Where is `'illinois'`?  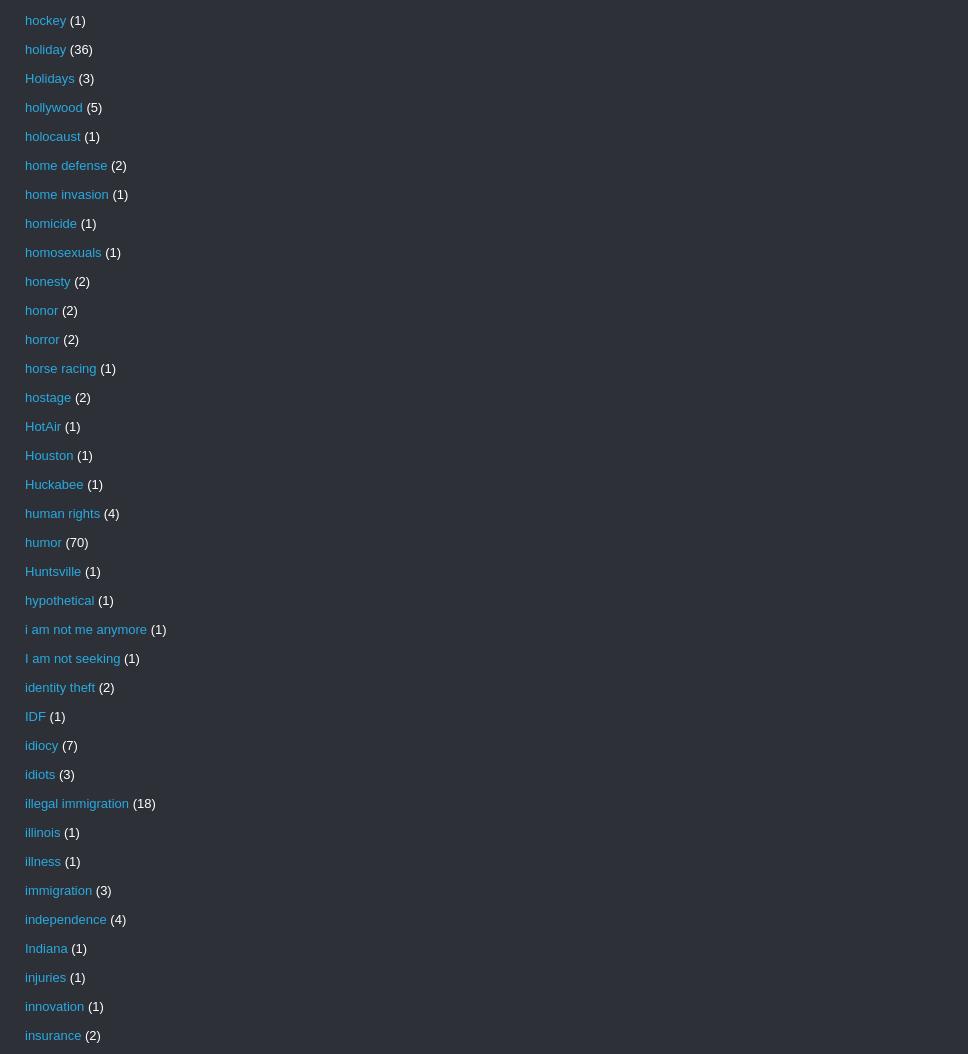
'illinois' is located at coordinates (41, 831).